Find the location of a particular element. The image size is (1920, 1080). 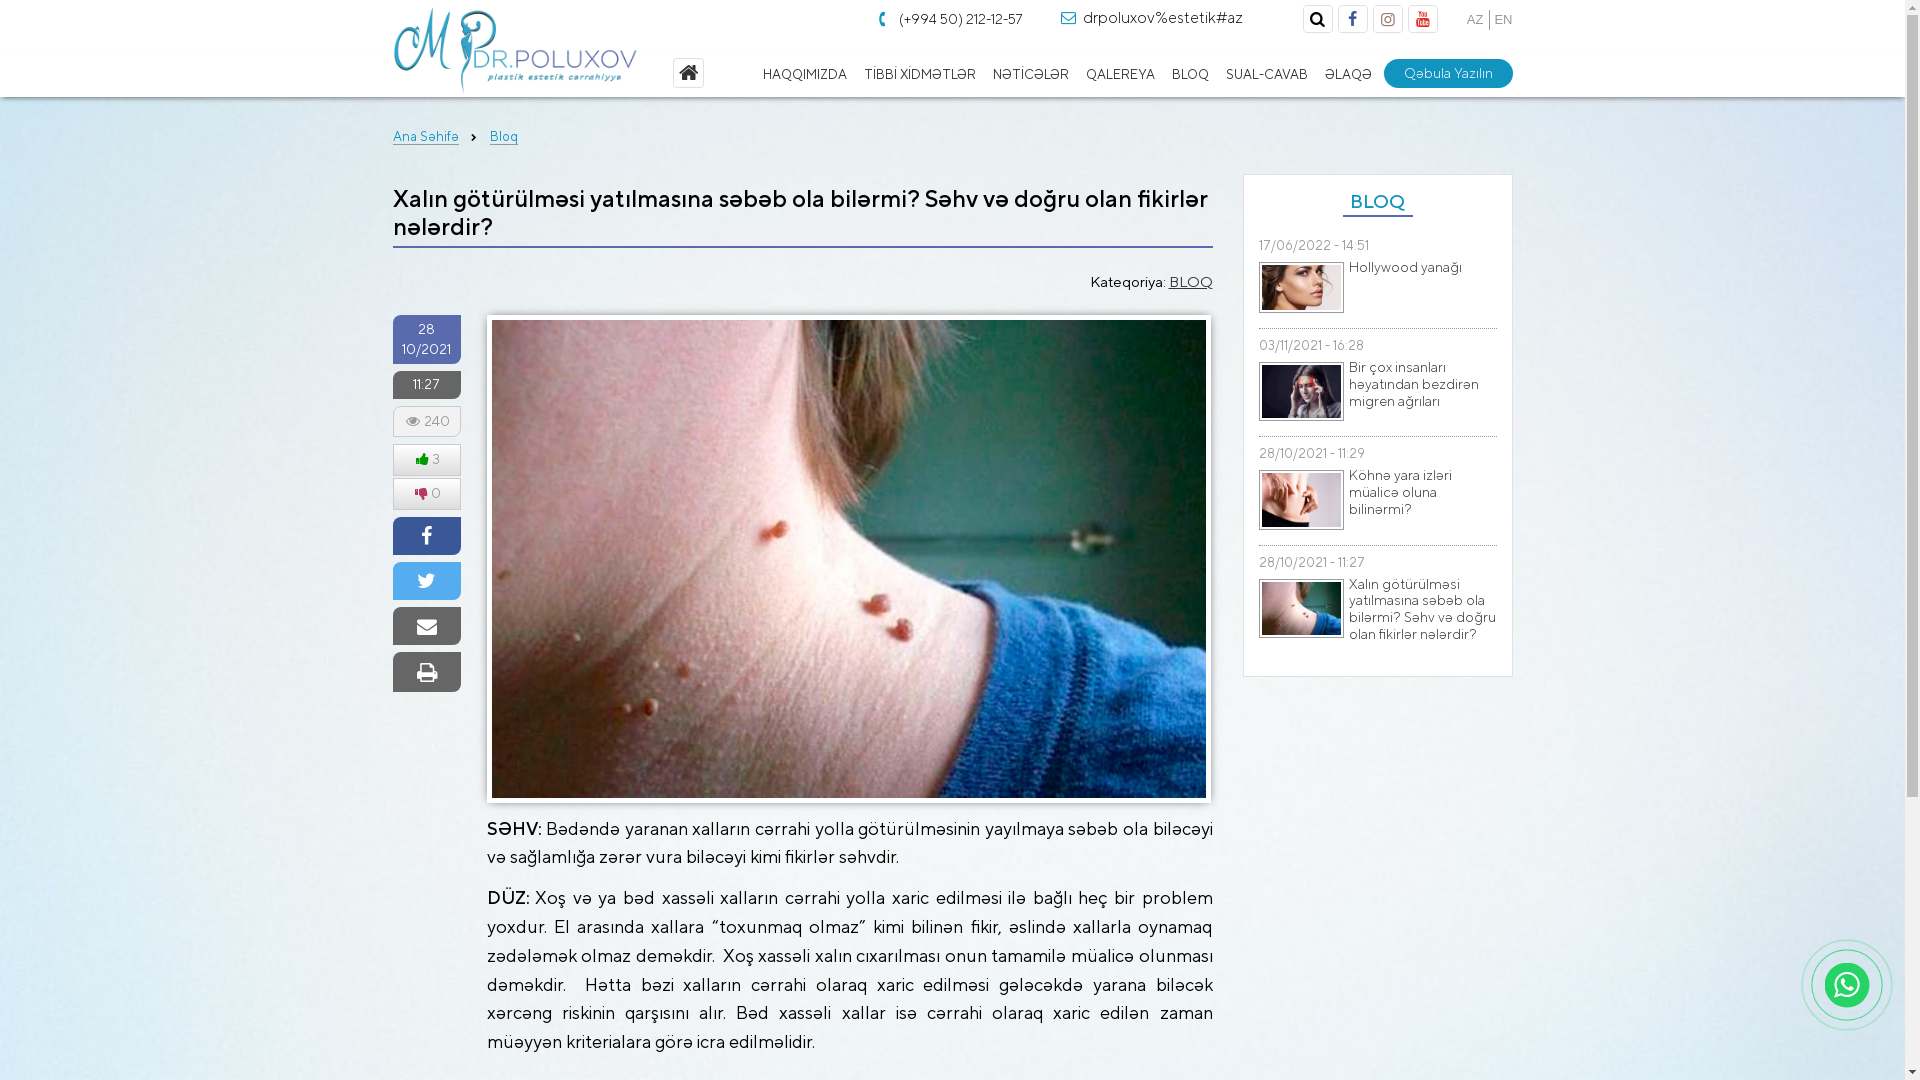

'Instagram' is located at coordinates (1386, 19).